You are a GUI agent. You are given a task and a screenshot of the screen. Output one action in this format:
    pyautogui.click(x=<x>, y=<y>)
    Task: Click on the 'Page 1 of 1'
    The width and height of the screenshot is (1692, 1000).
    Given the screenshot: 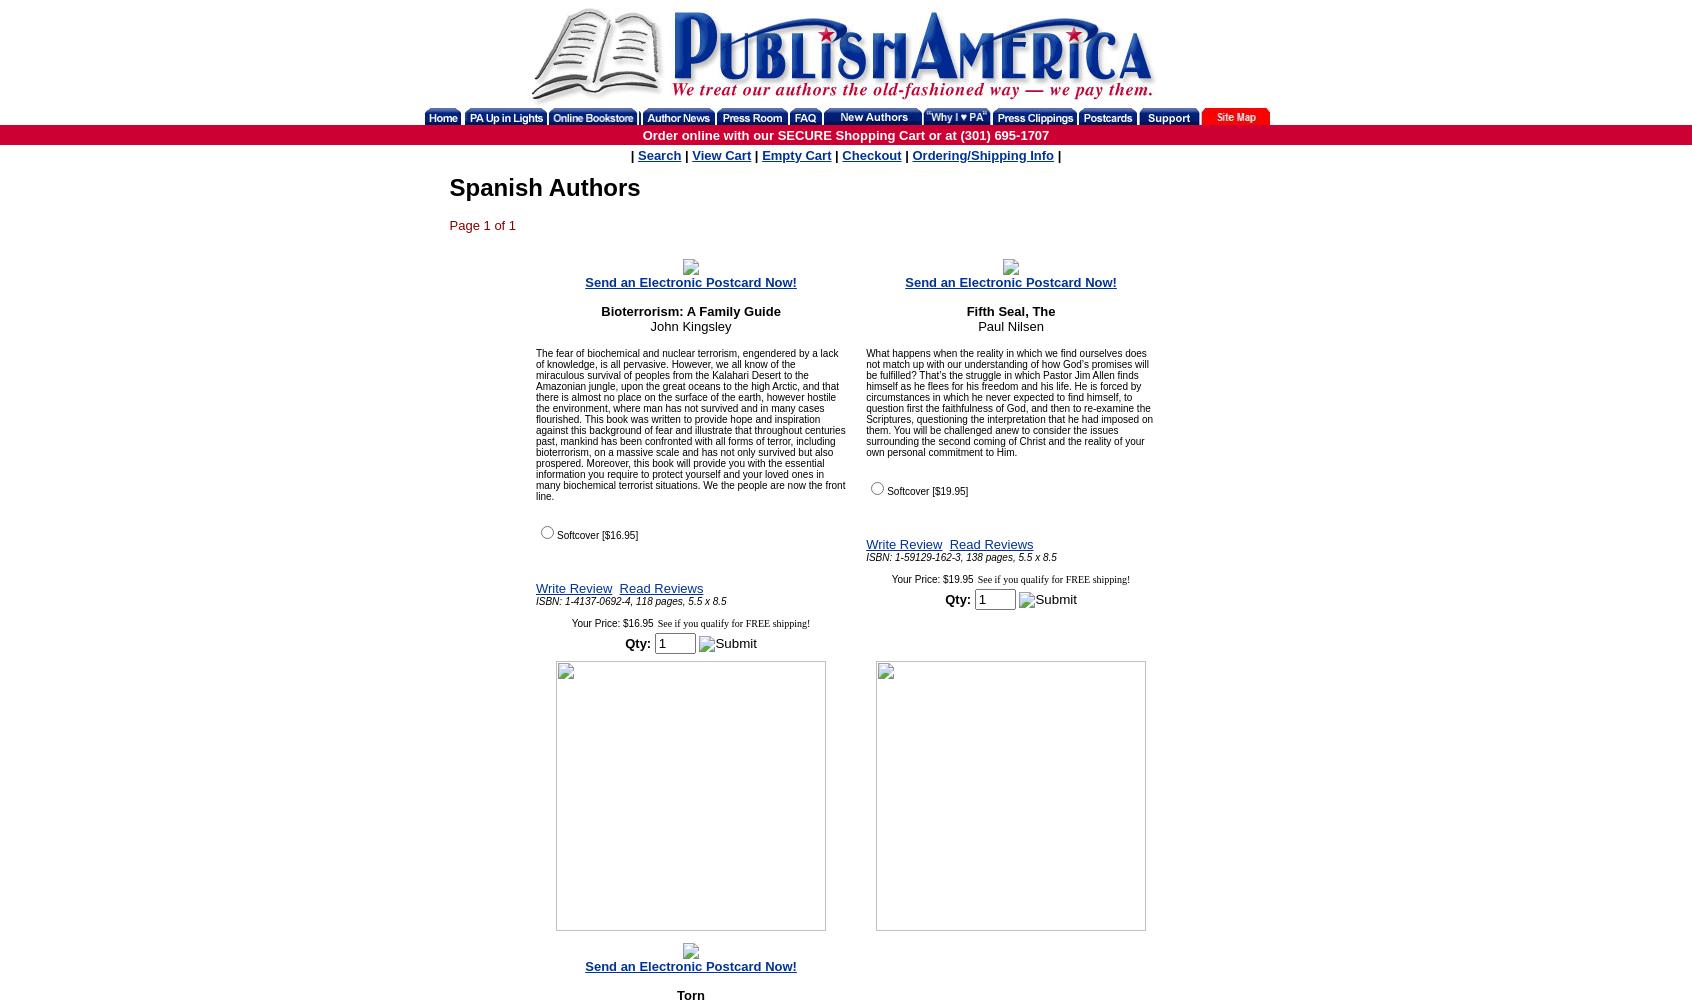 What is the action you would take?
    pyautogui.click(x=448, y=224)
    